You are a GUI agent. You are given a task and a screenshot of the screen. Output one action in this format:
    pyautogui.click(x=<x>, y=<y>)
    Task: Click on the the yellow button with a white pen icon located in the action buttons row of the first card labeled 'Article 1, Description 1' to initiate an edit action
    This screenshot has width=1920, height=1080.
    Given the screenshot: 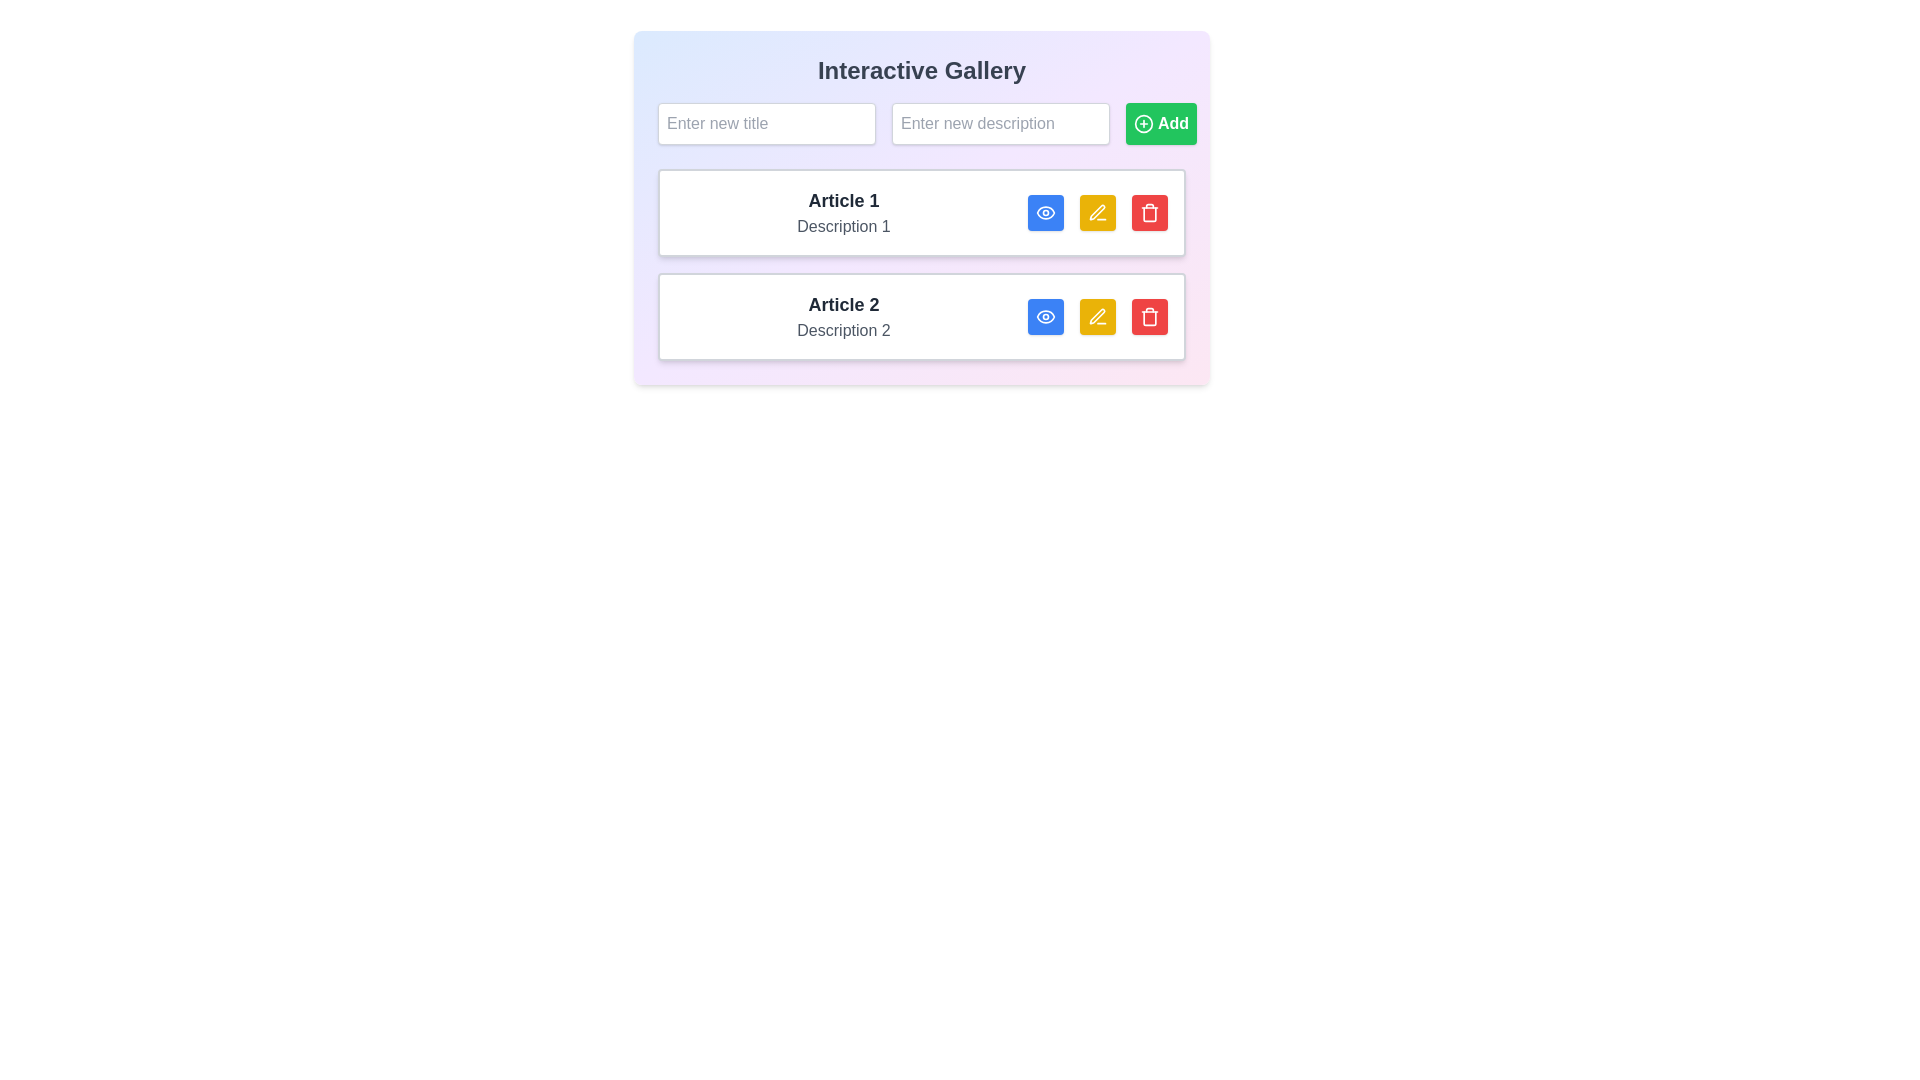 What is the action you would take?
    pyautogui.click(x=1097, y=212)
    